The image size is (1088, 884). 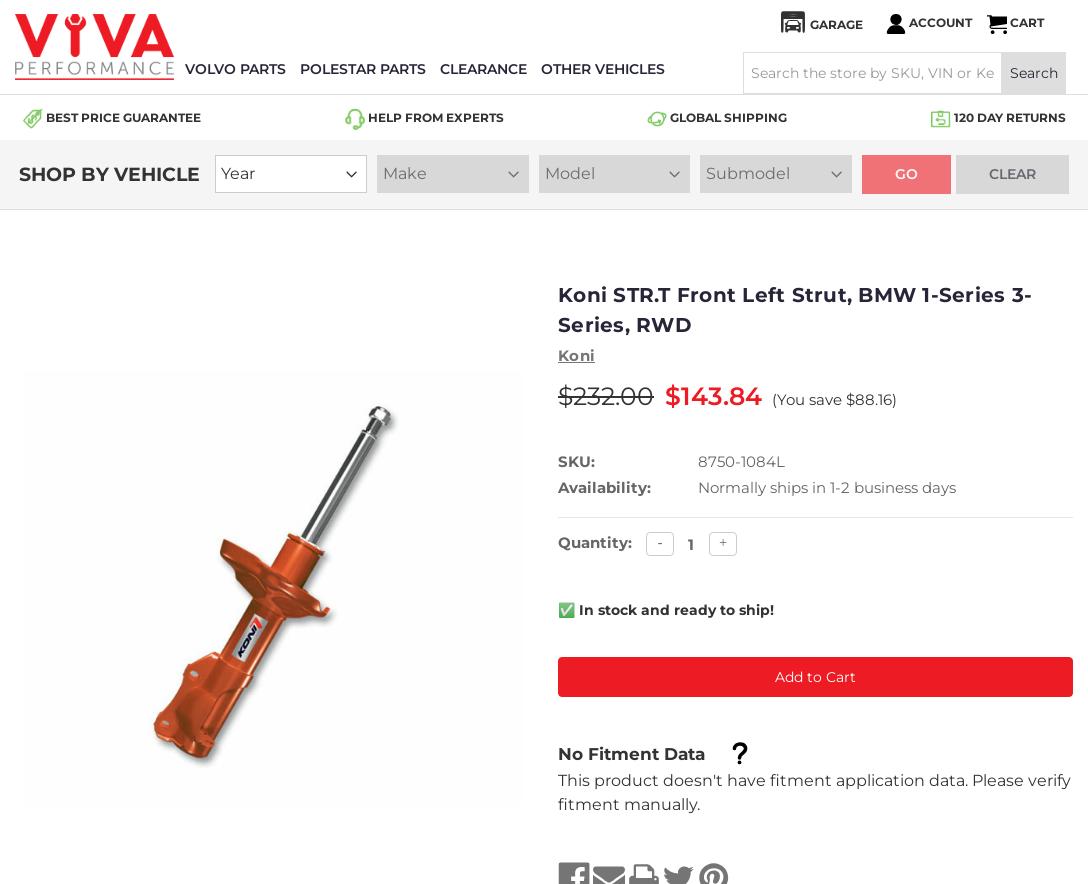 What do you see at coordinates (659, 542) in the screenshot?
I see `'-'` at bounding box center [659, 542].